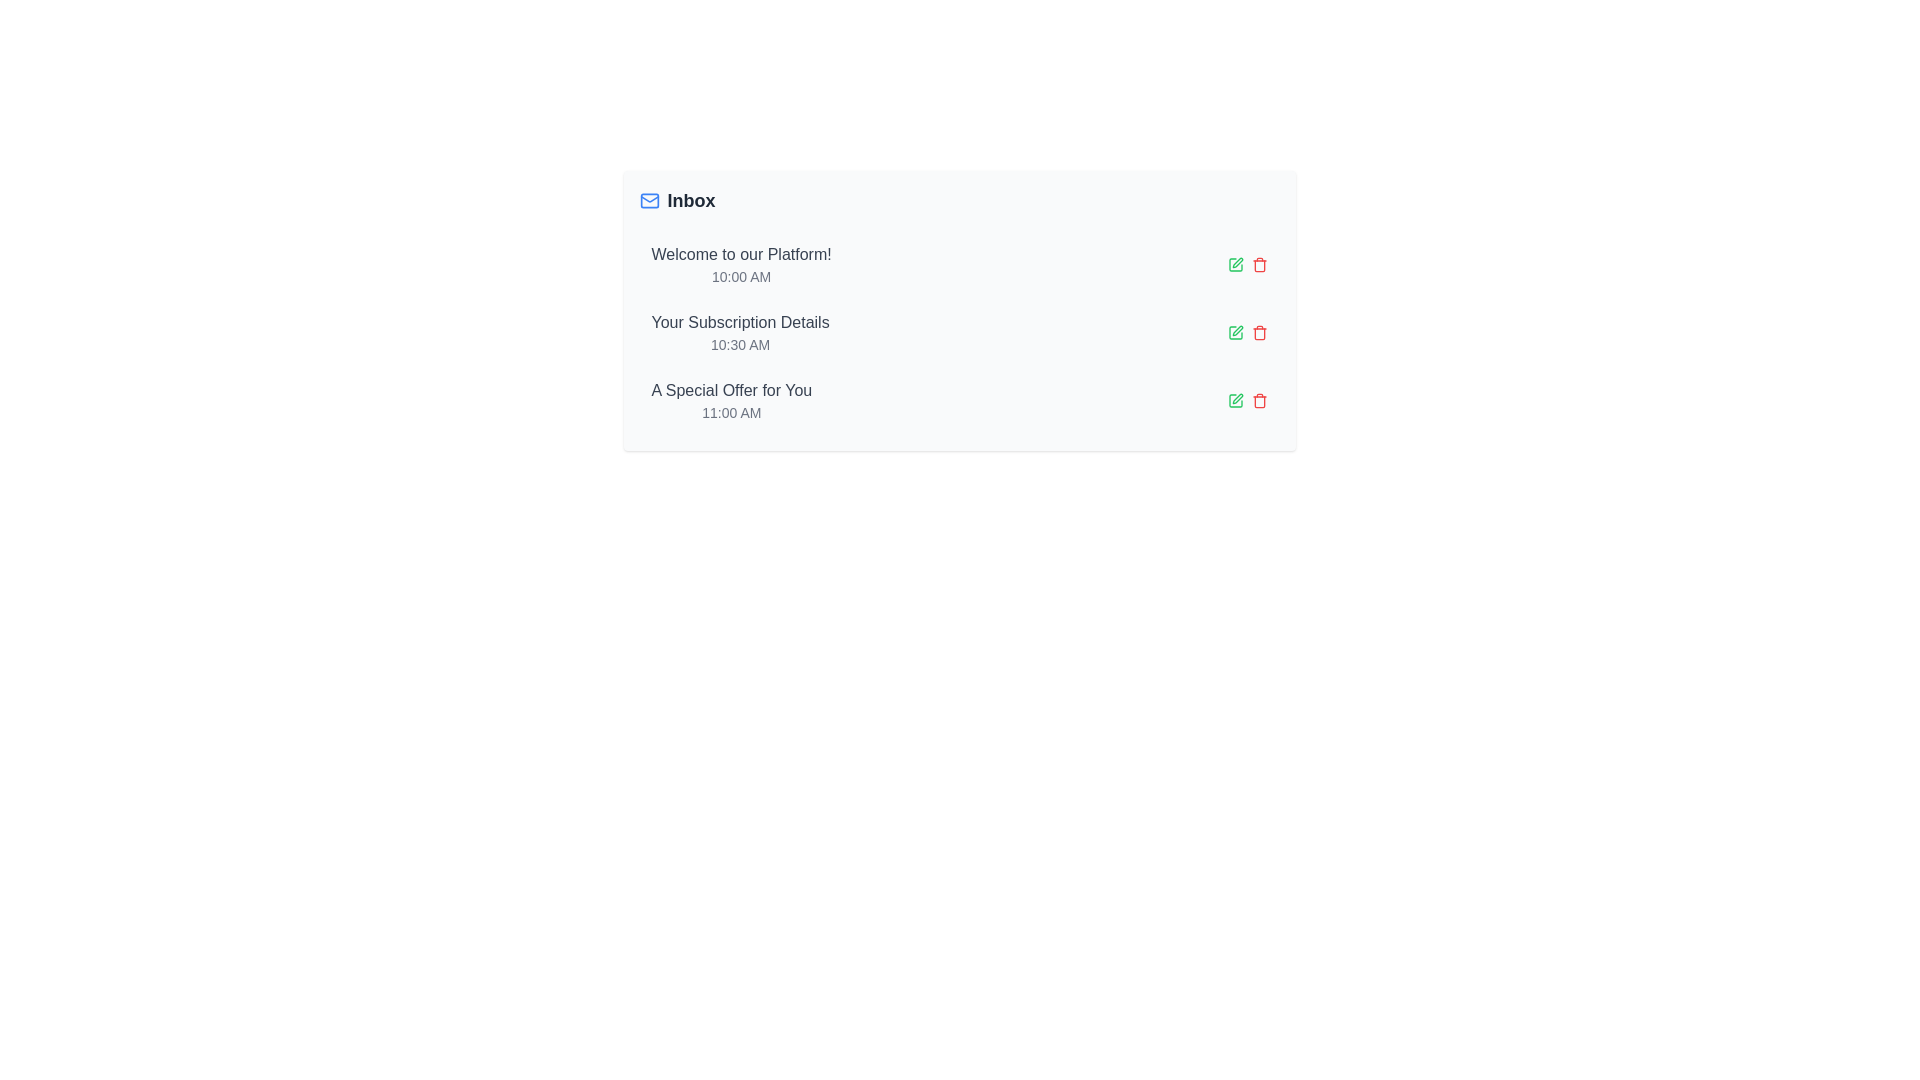 Image resolution: width=1920 pixels, height=1080 pixels. I want to click on the pen icon representing the editing action located in the far right section of the first row in the Inbox interface, so click(1236, 261).